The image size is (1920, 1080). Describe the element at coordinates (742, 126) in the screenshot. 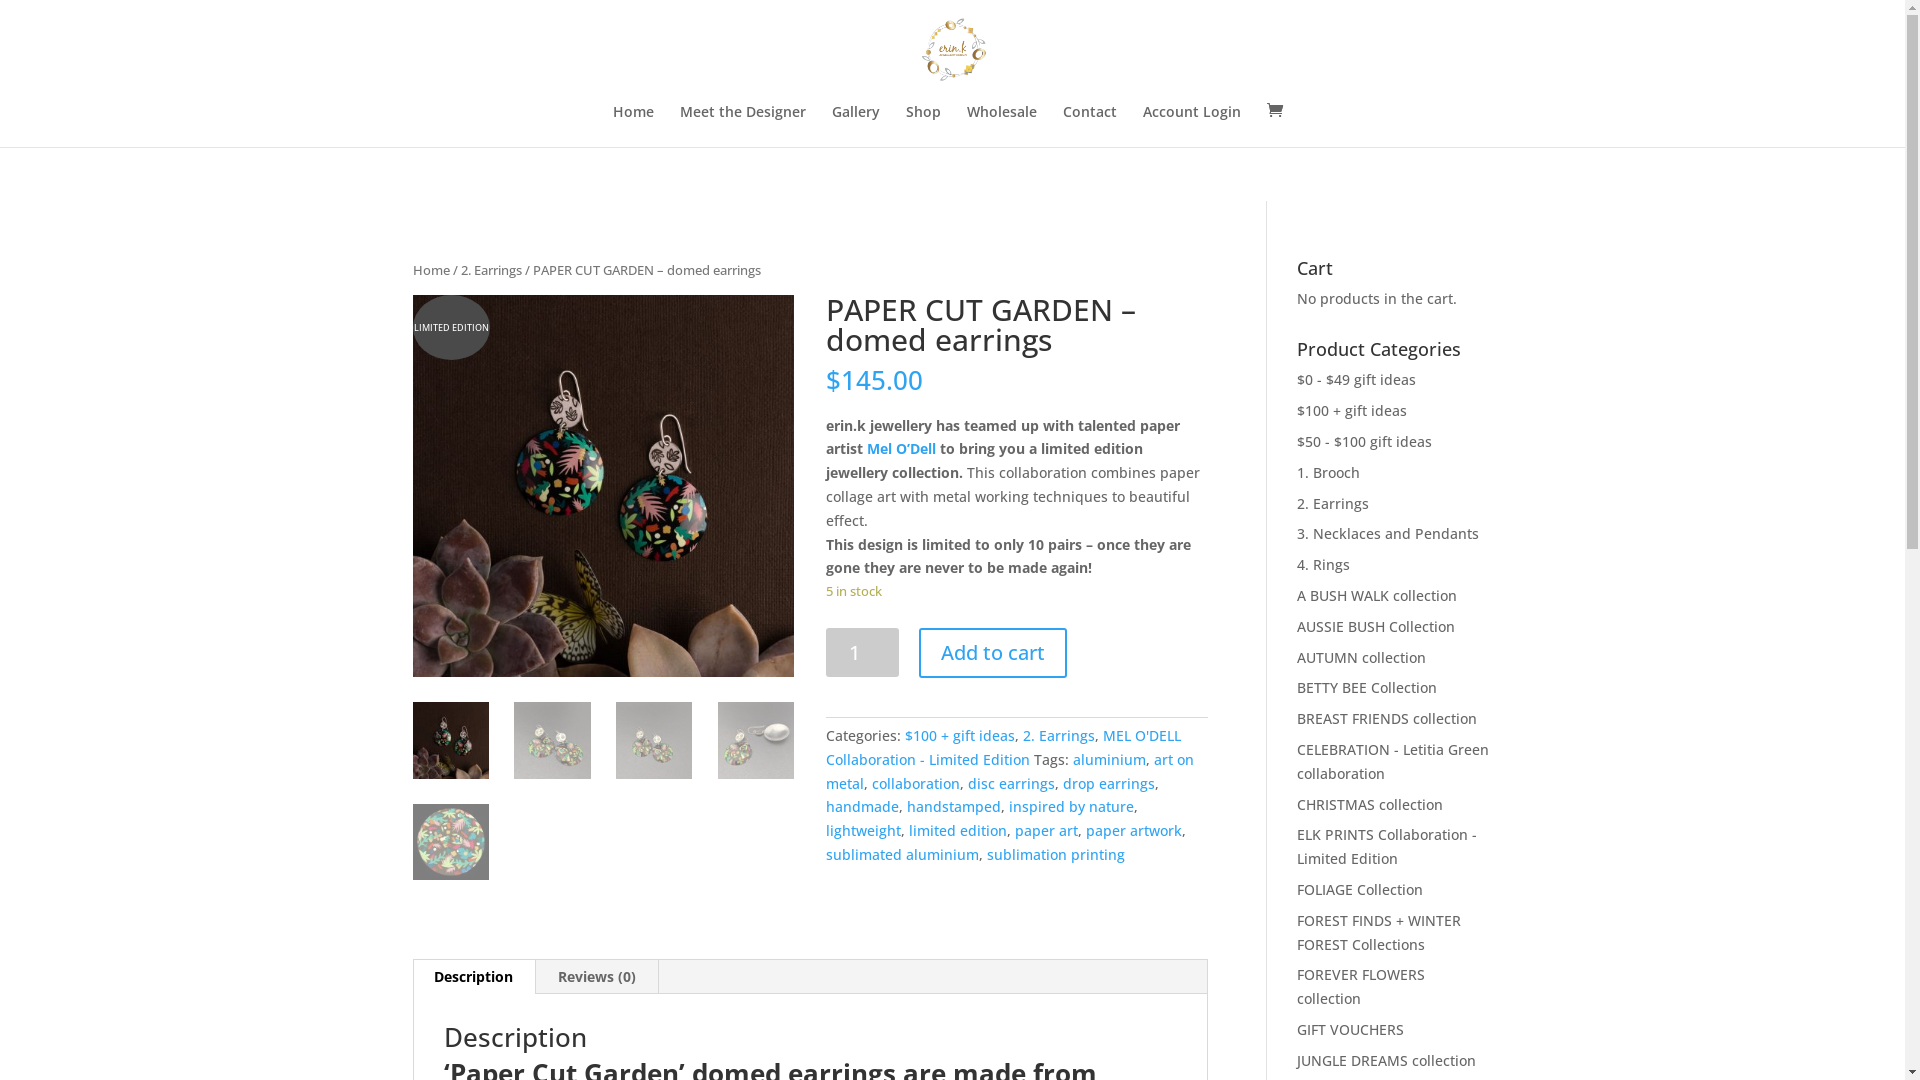

I see `'Meet the Designer'` at that location.